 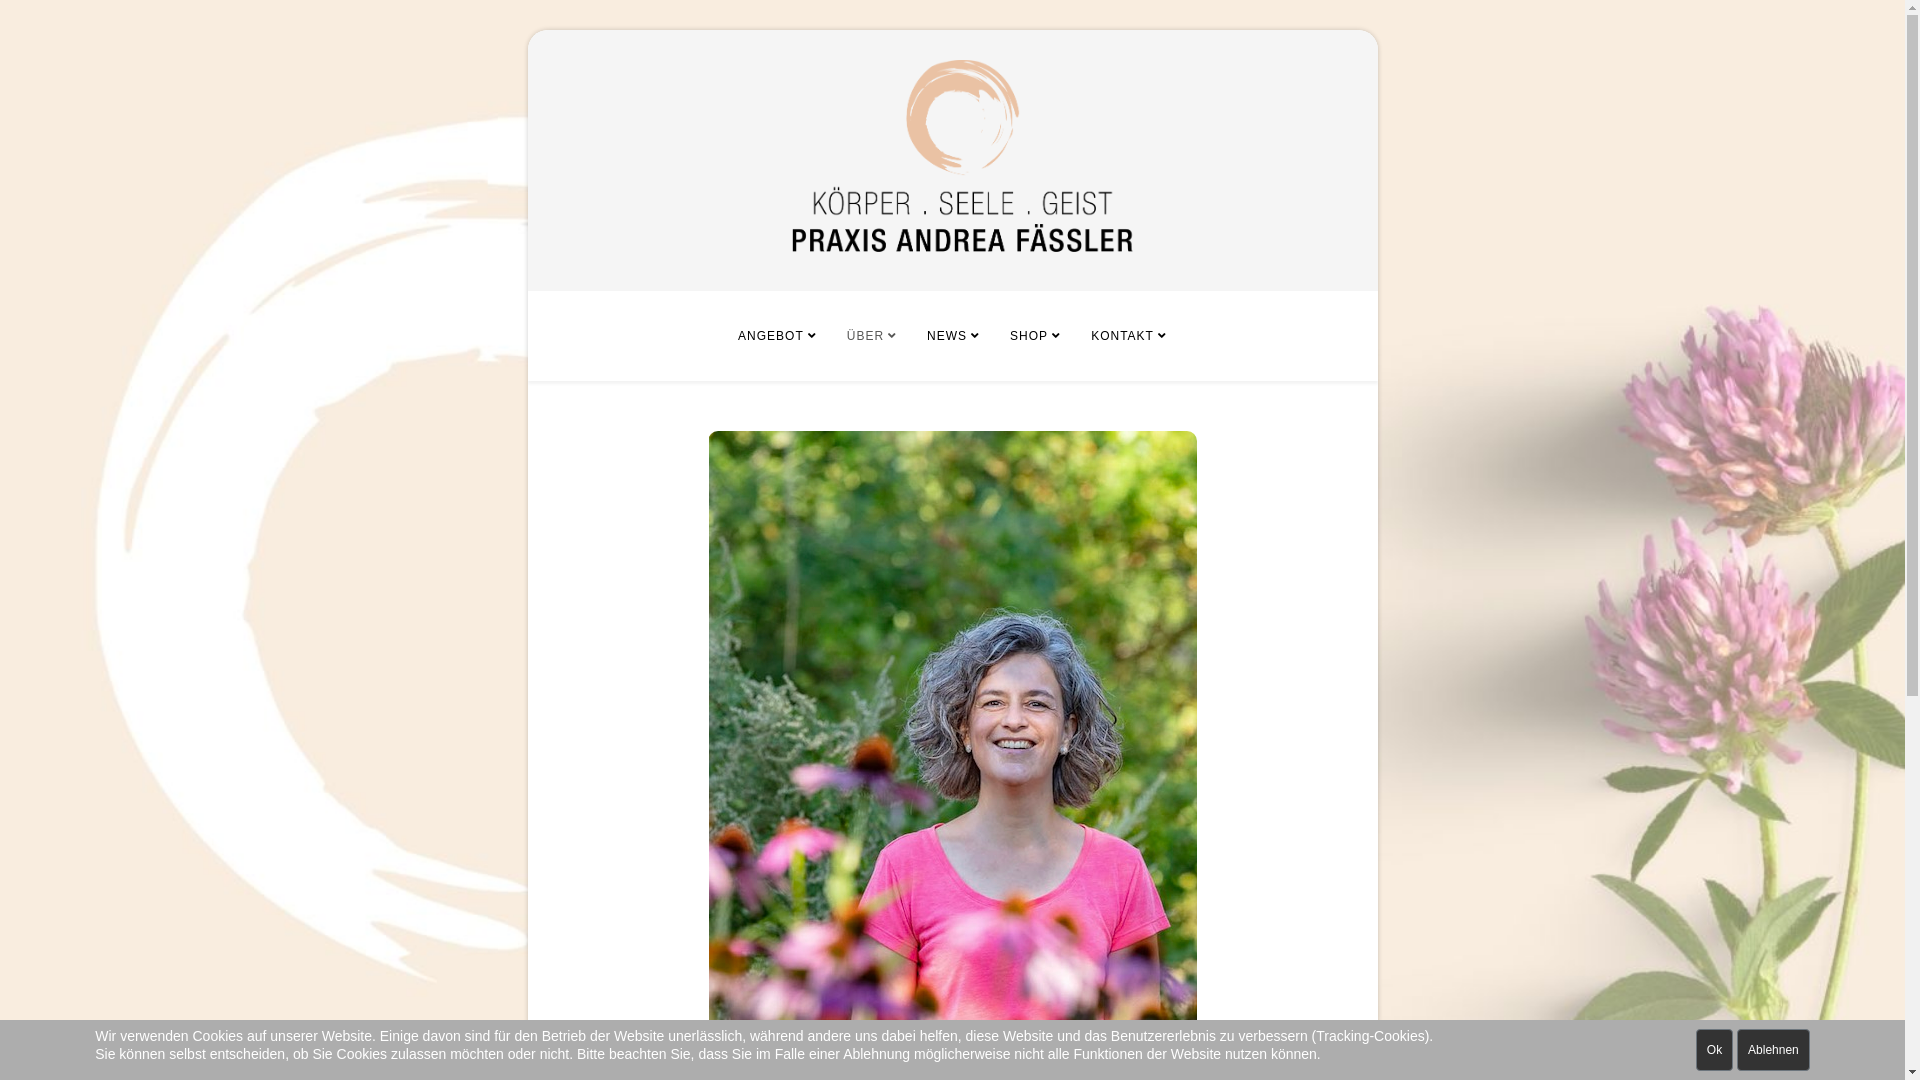 I want to click on 'KONTAKT', so click(x=1074, y=334).